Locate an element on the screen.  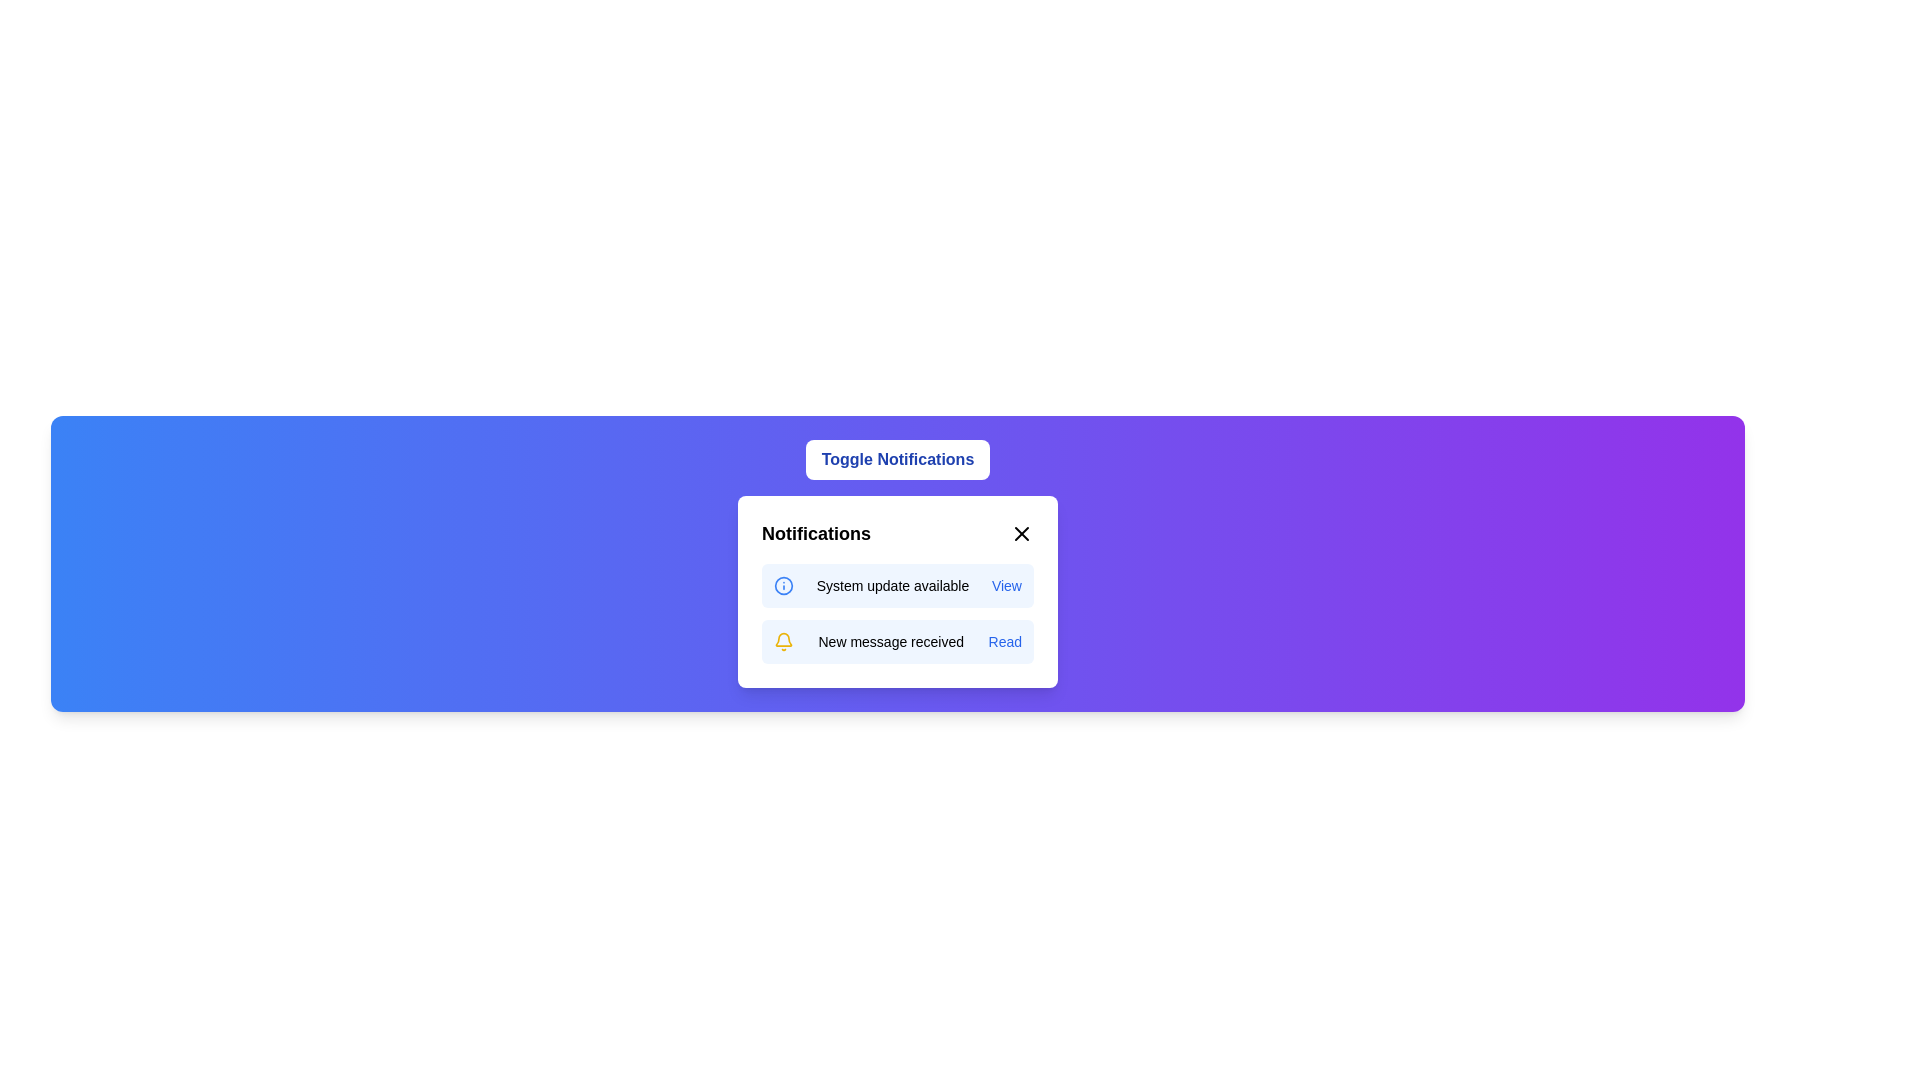
the yellow bell icon representing notifications, located to the left of the text 'New message received' in the second row of the notifications list is located at coordinates (782, 641).